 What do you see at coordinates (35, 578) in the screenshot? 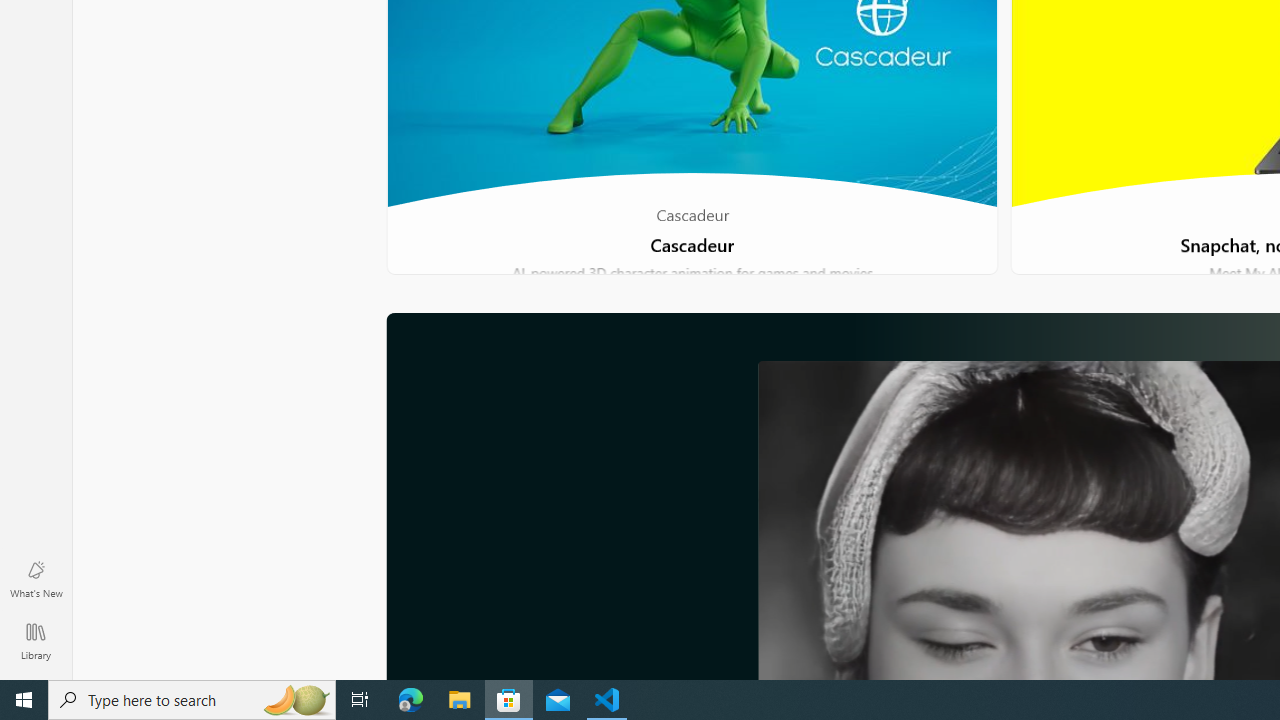
I see `'What'` at bounding box center [35, 578].